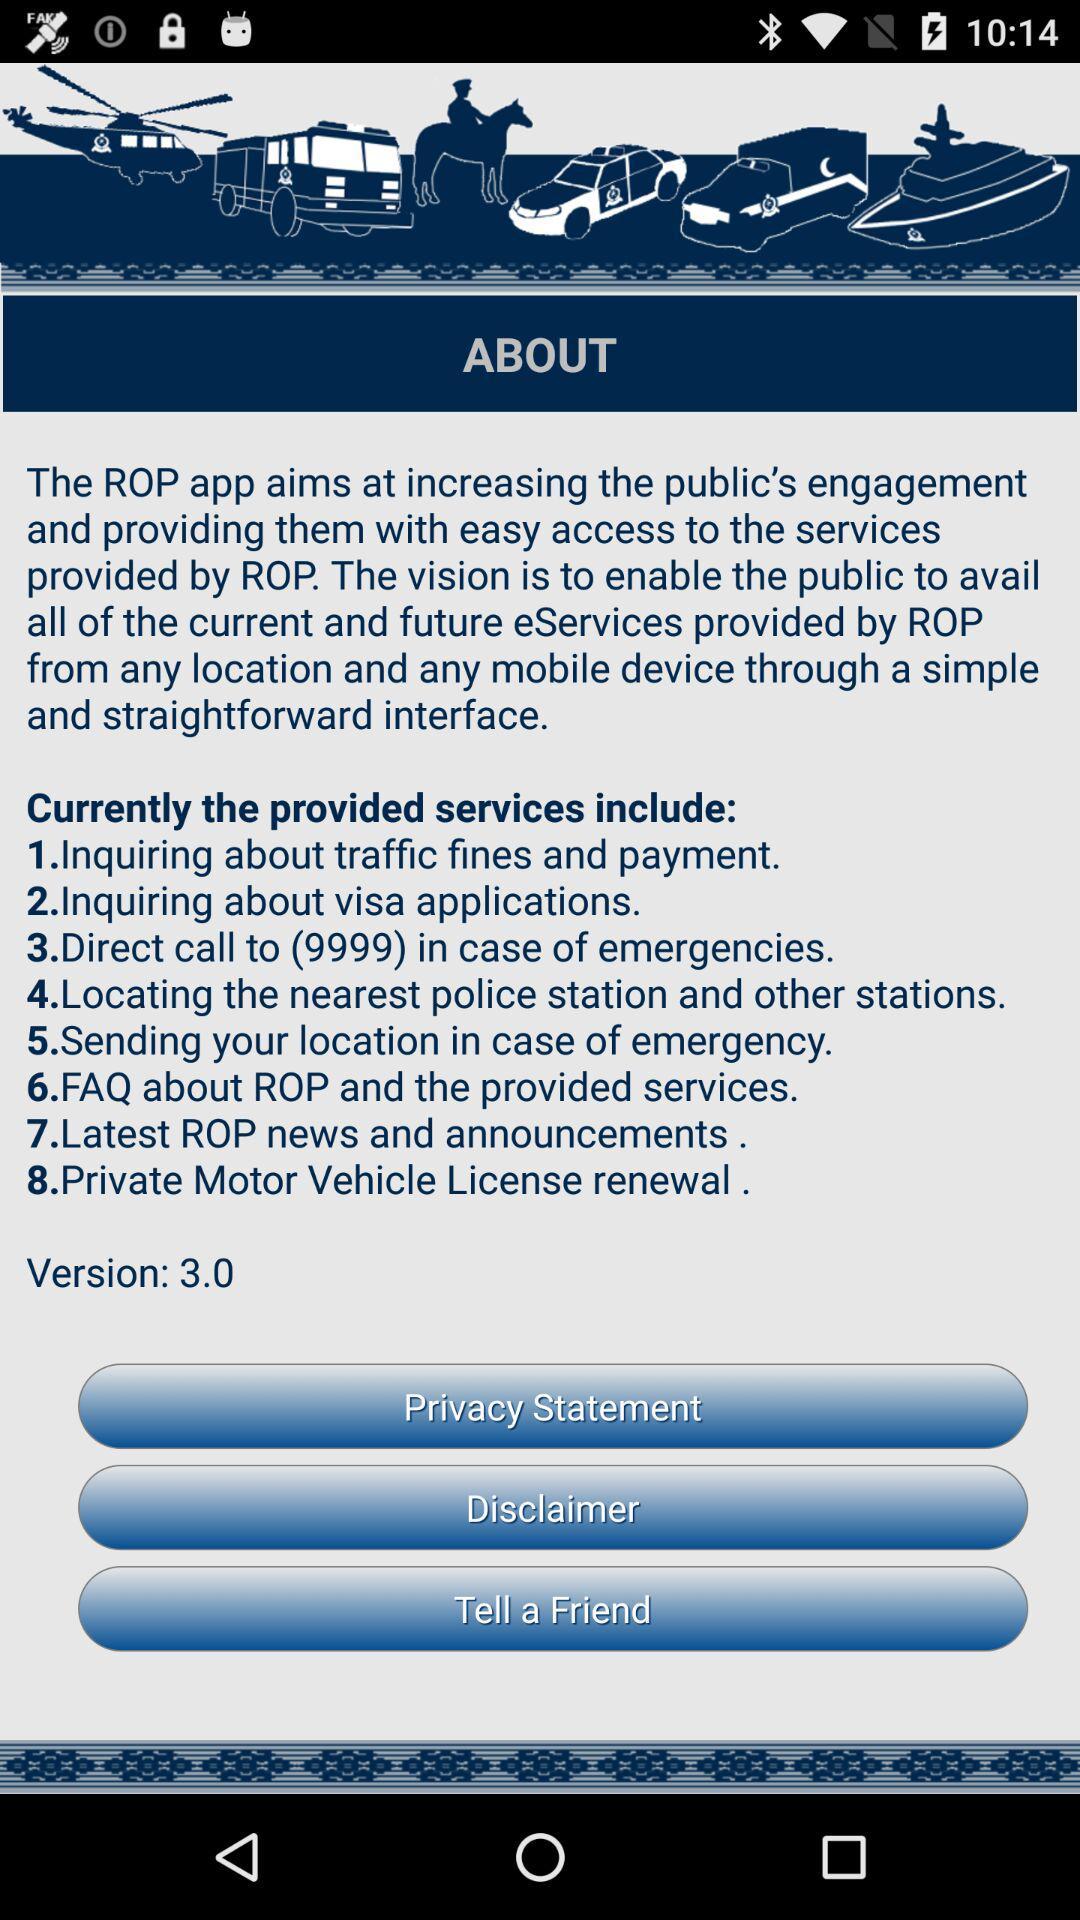  I want to click on tell a friend item, so click(553, 1608).